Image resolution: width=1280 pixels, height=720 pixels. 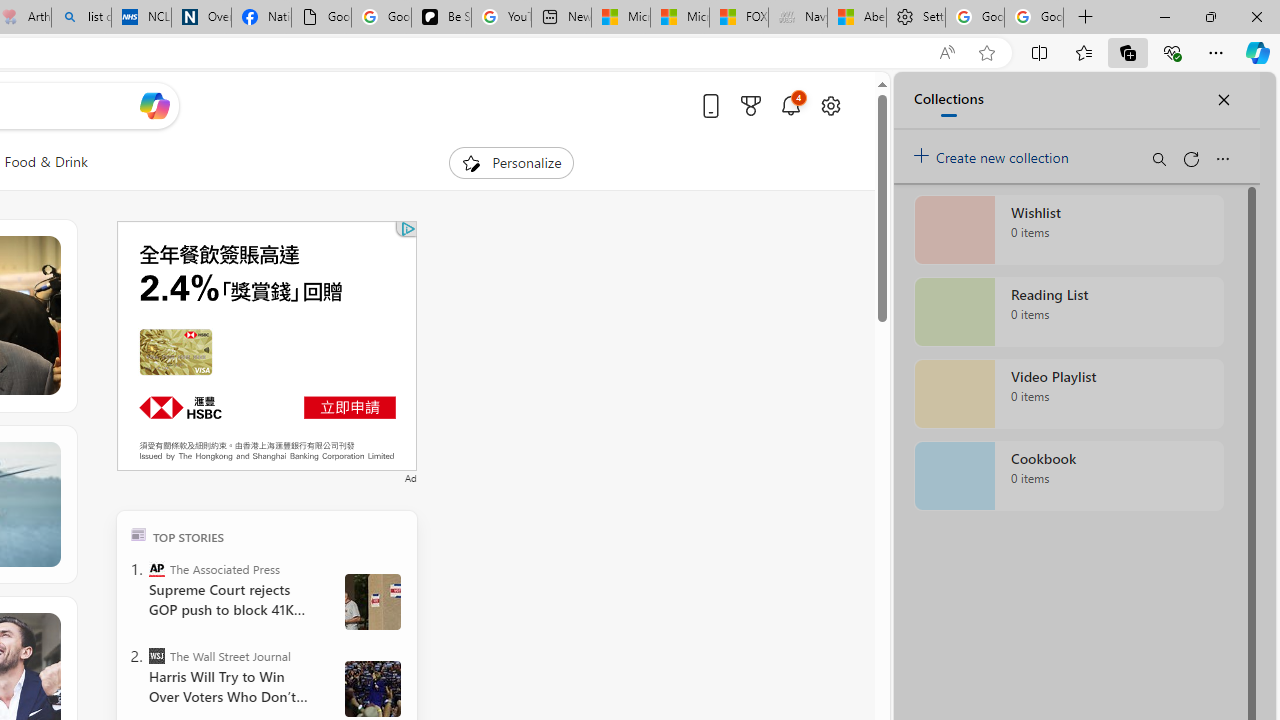 I want to click on 'The Wall Street Journal', so click(x=155, y=655).